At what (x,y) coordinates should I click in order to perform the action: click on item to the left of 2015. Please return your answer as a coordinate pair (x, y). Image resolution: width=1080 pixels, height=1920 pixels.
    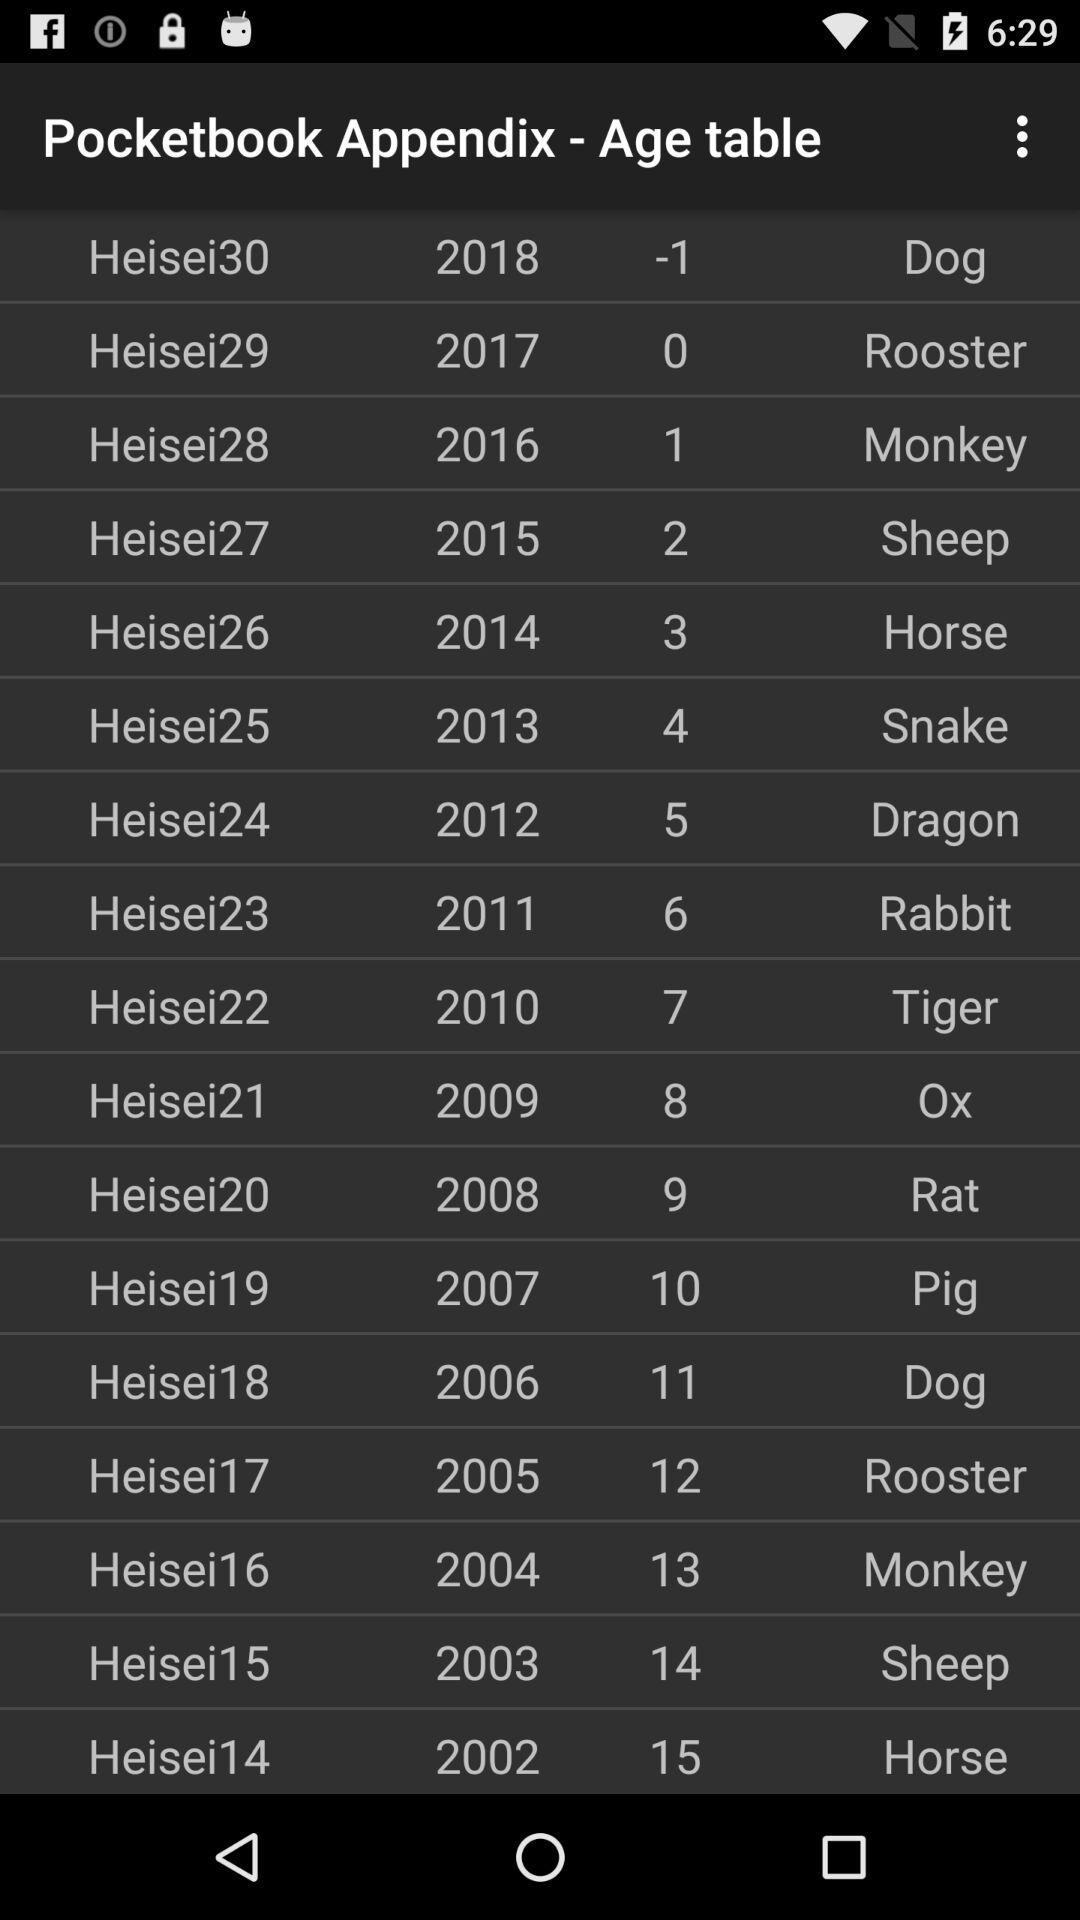
    Looking at the image, I should click on (135, 536).